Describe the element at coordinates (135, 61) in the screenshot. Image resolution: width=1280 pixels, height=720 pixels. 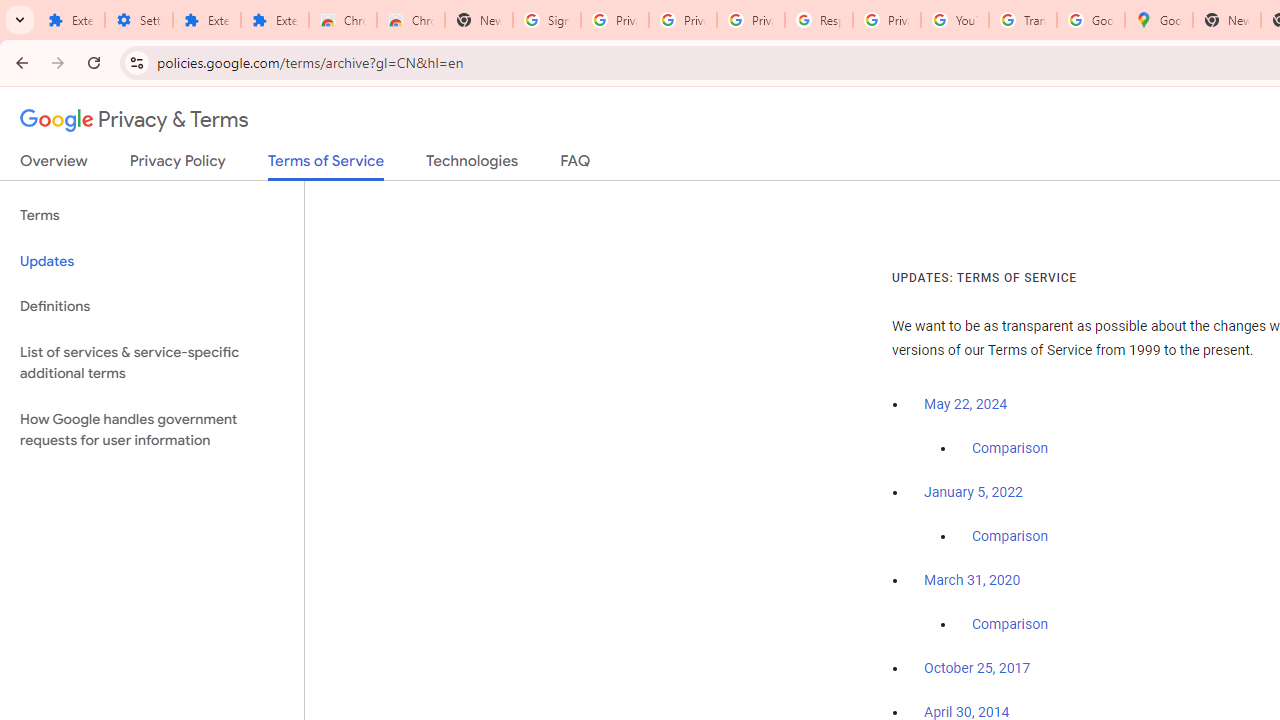
I see `'View site information'` at that location.